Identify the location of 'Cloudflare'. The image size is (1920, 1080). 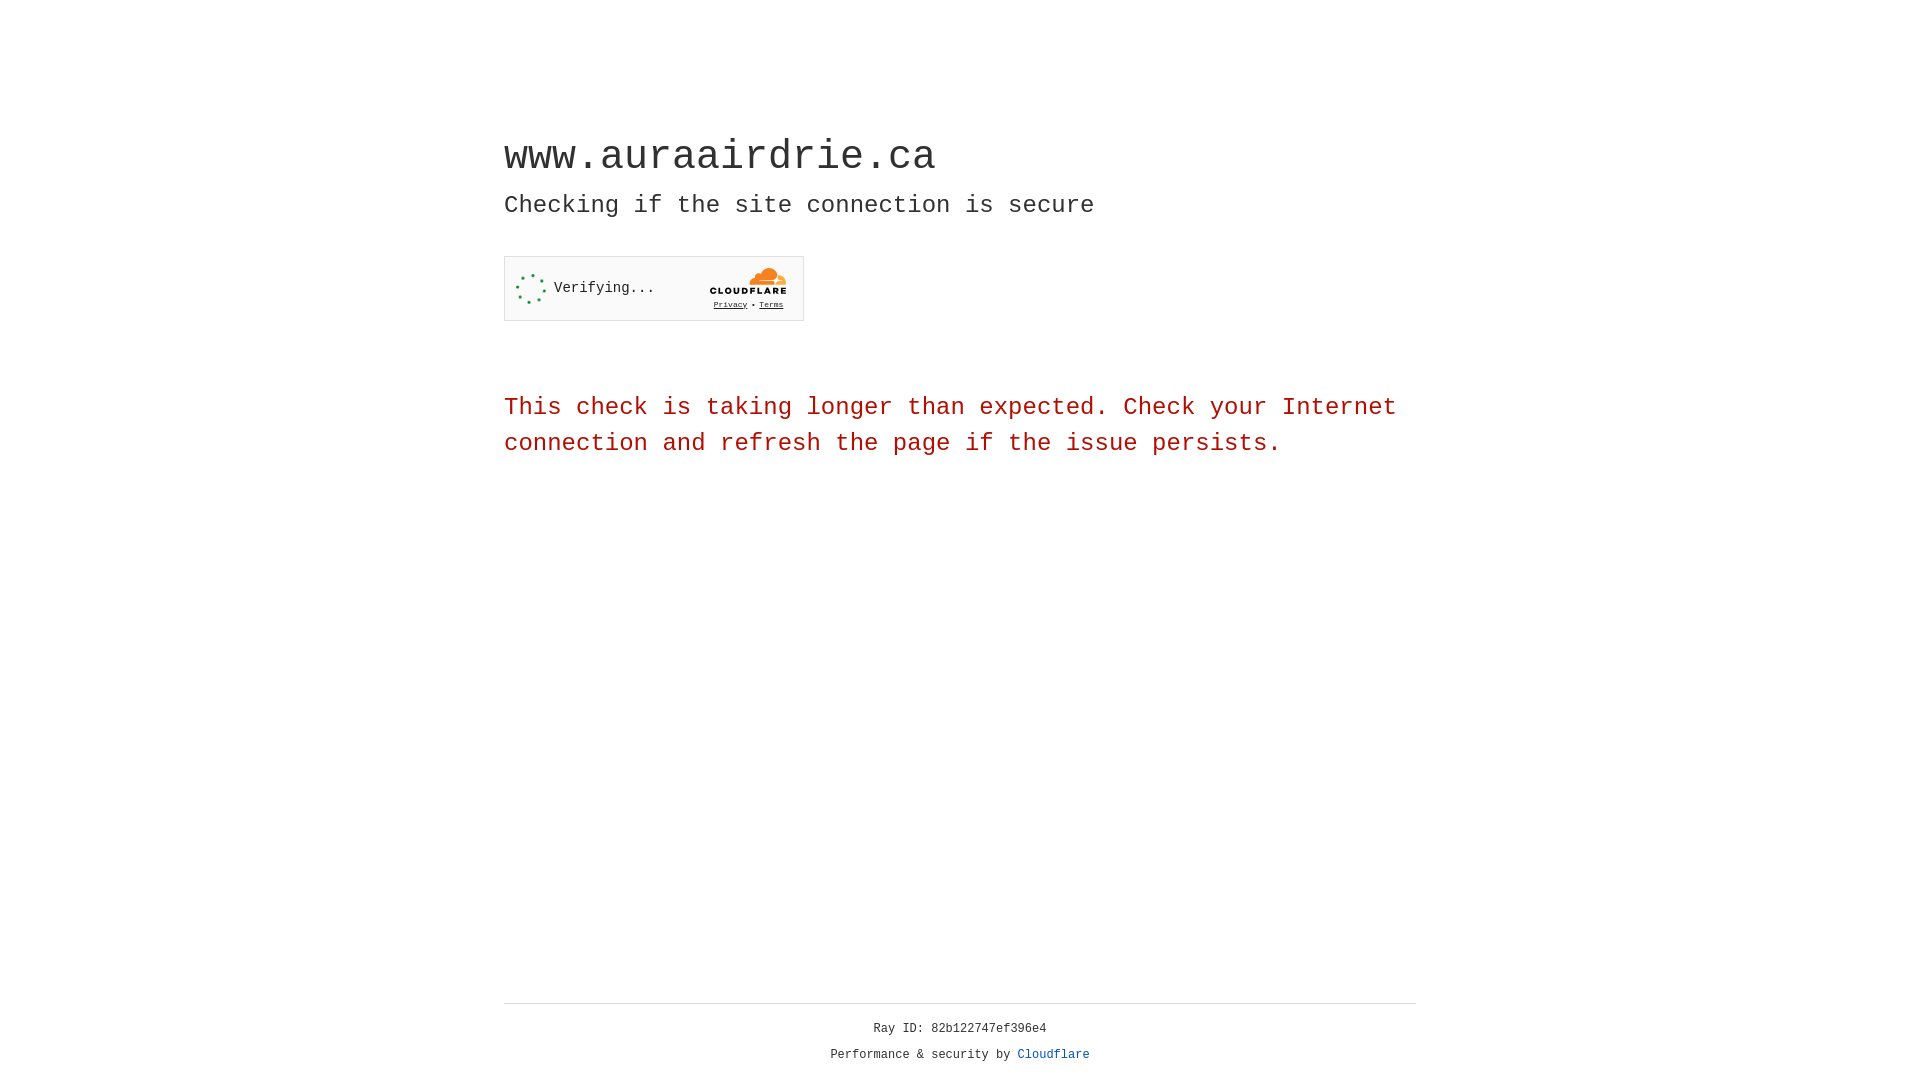
(1017, 1054).